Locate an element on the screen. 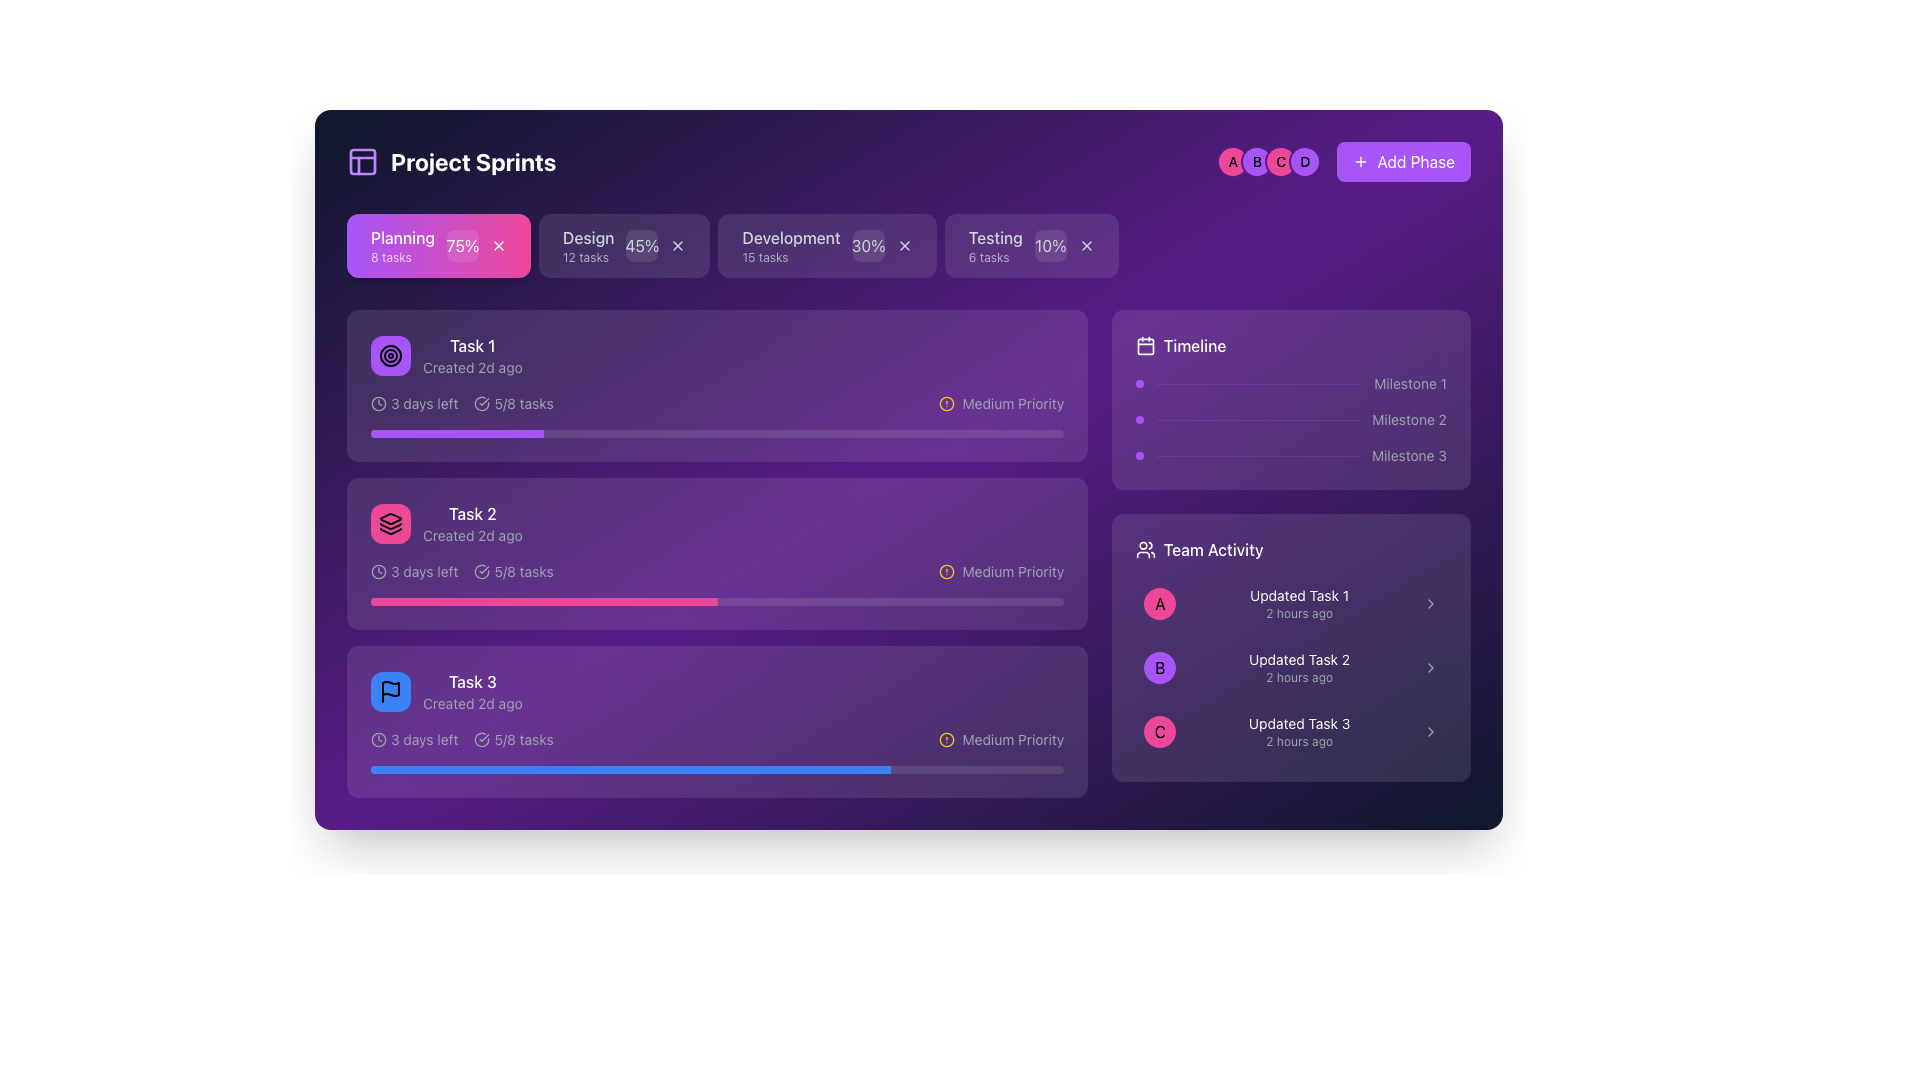 The width and height of the screenshot is (1920, 1080). the purple rounded rectangle element that is part of the calendar icon, located near the top-right of the interface beside the 'Timeline' section heading is located at coordinates (1146, 345).